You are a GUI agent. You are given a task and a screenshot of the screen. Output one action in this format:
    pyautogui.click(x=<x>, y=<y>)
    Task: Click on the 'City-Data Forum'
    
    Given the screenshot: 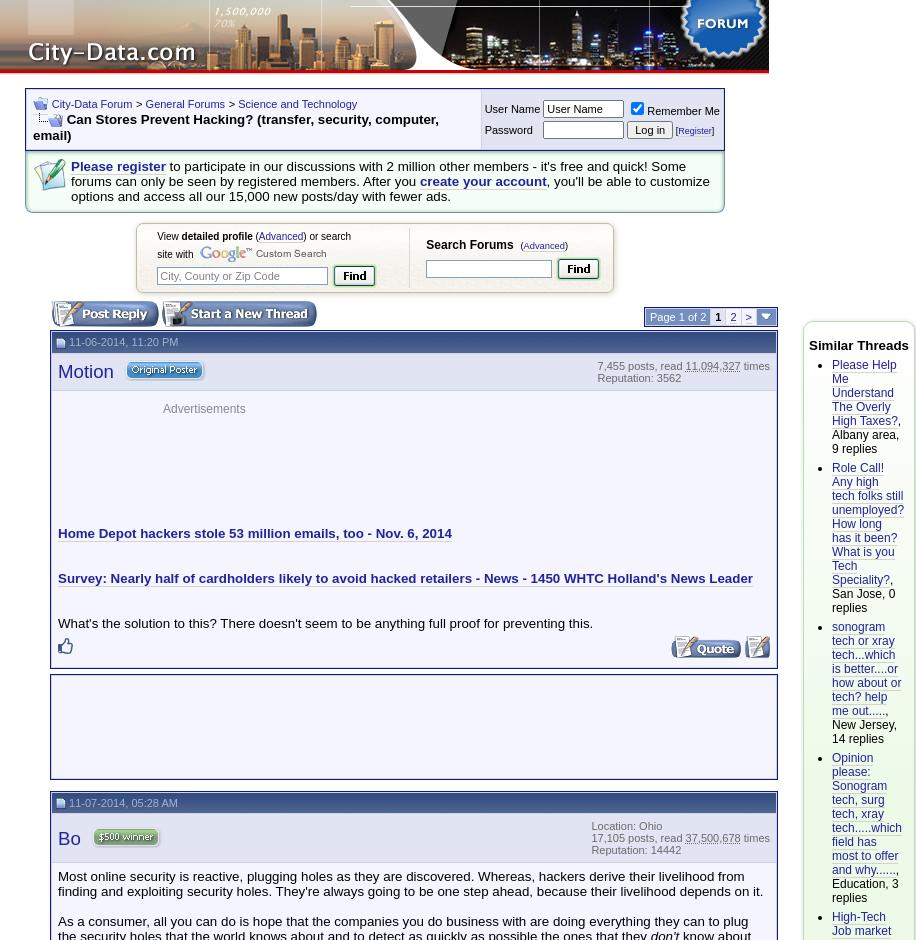 What is the action you would take?
    pyautogui.click(x=90, y=103)
    